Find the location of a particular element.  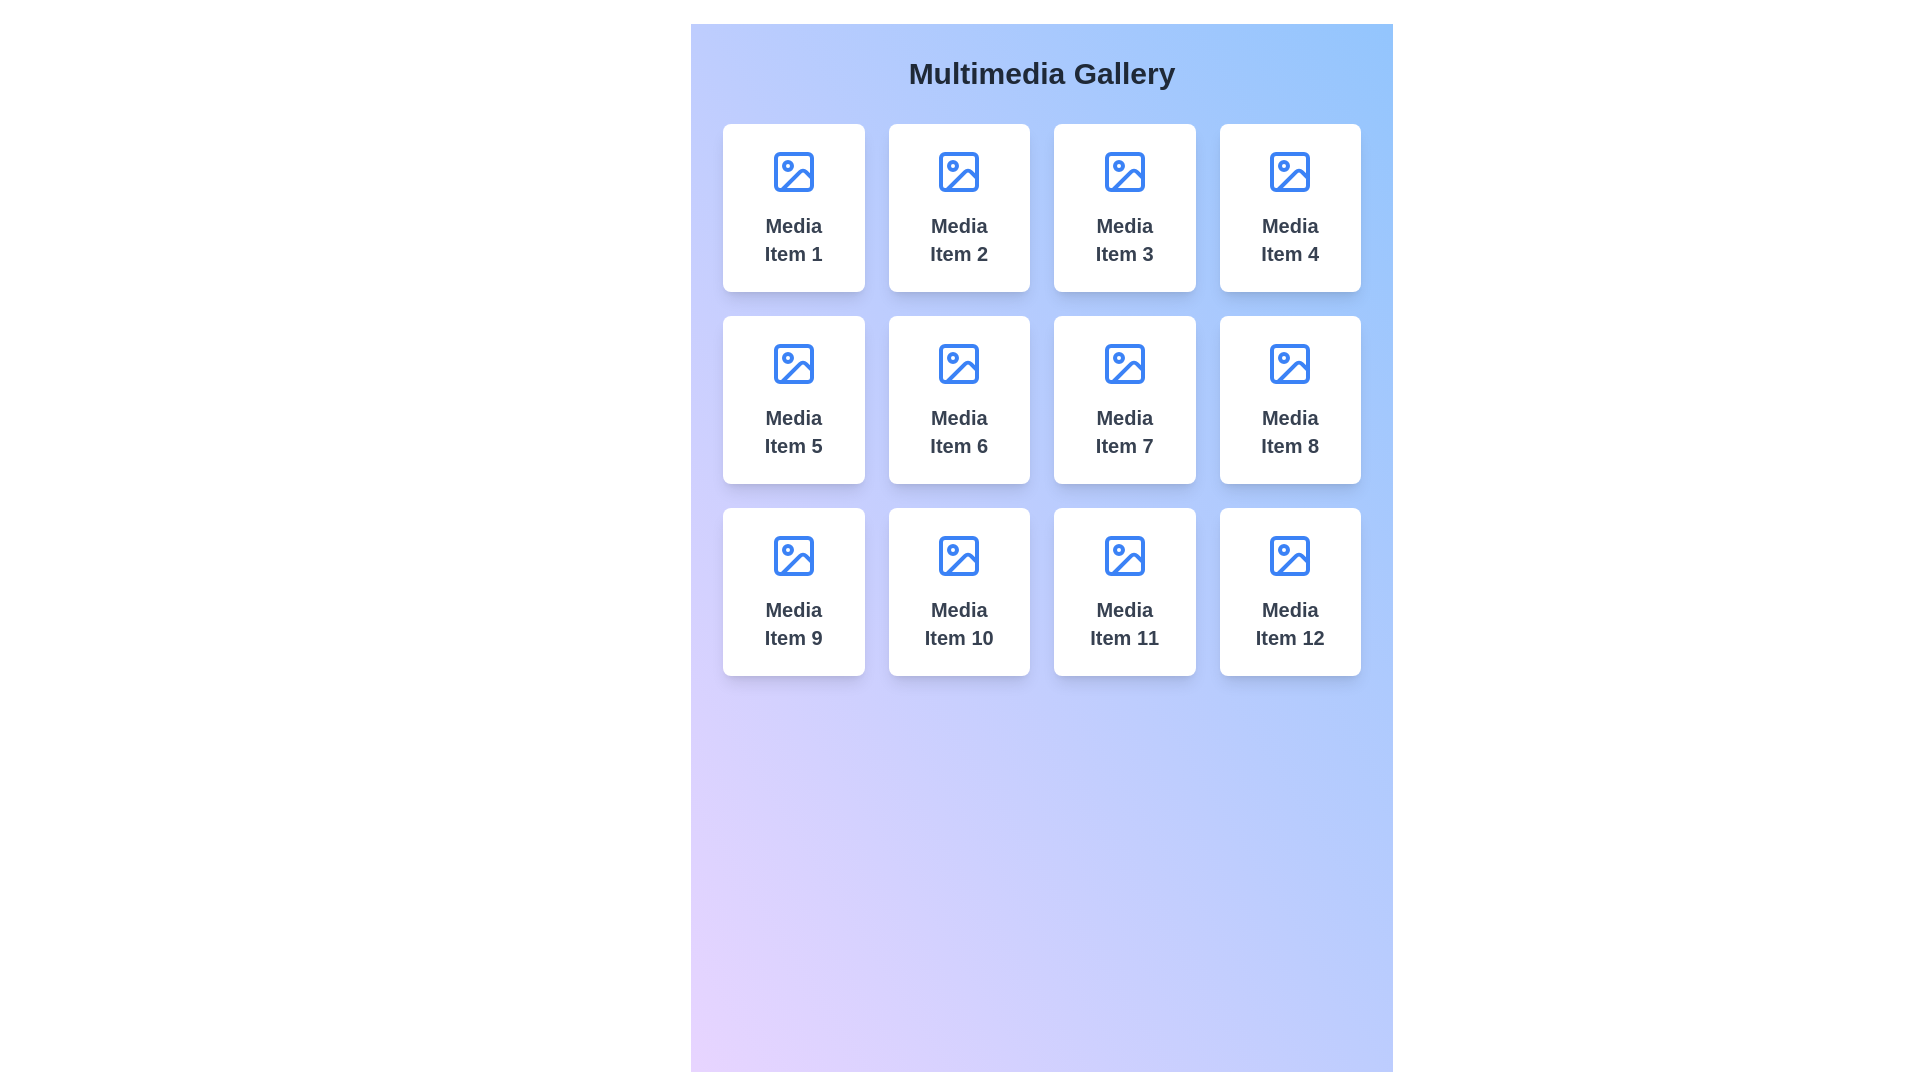

the text label displaying 'Media Item 11', which is styled with centered alignment, large bold font, and located in the third row and second column of a grid layout is located at coordinates (1124, 623).